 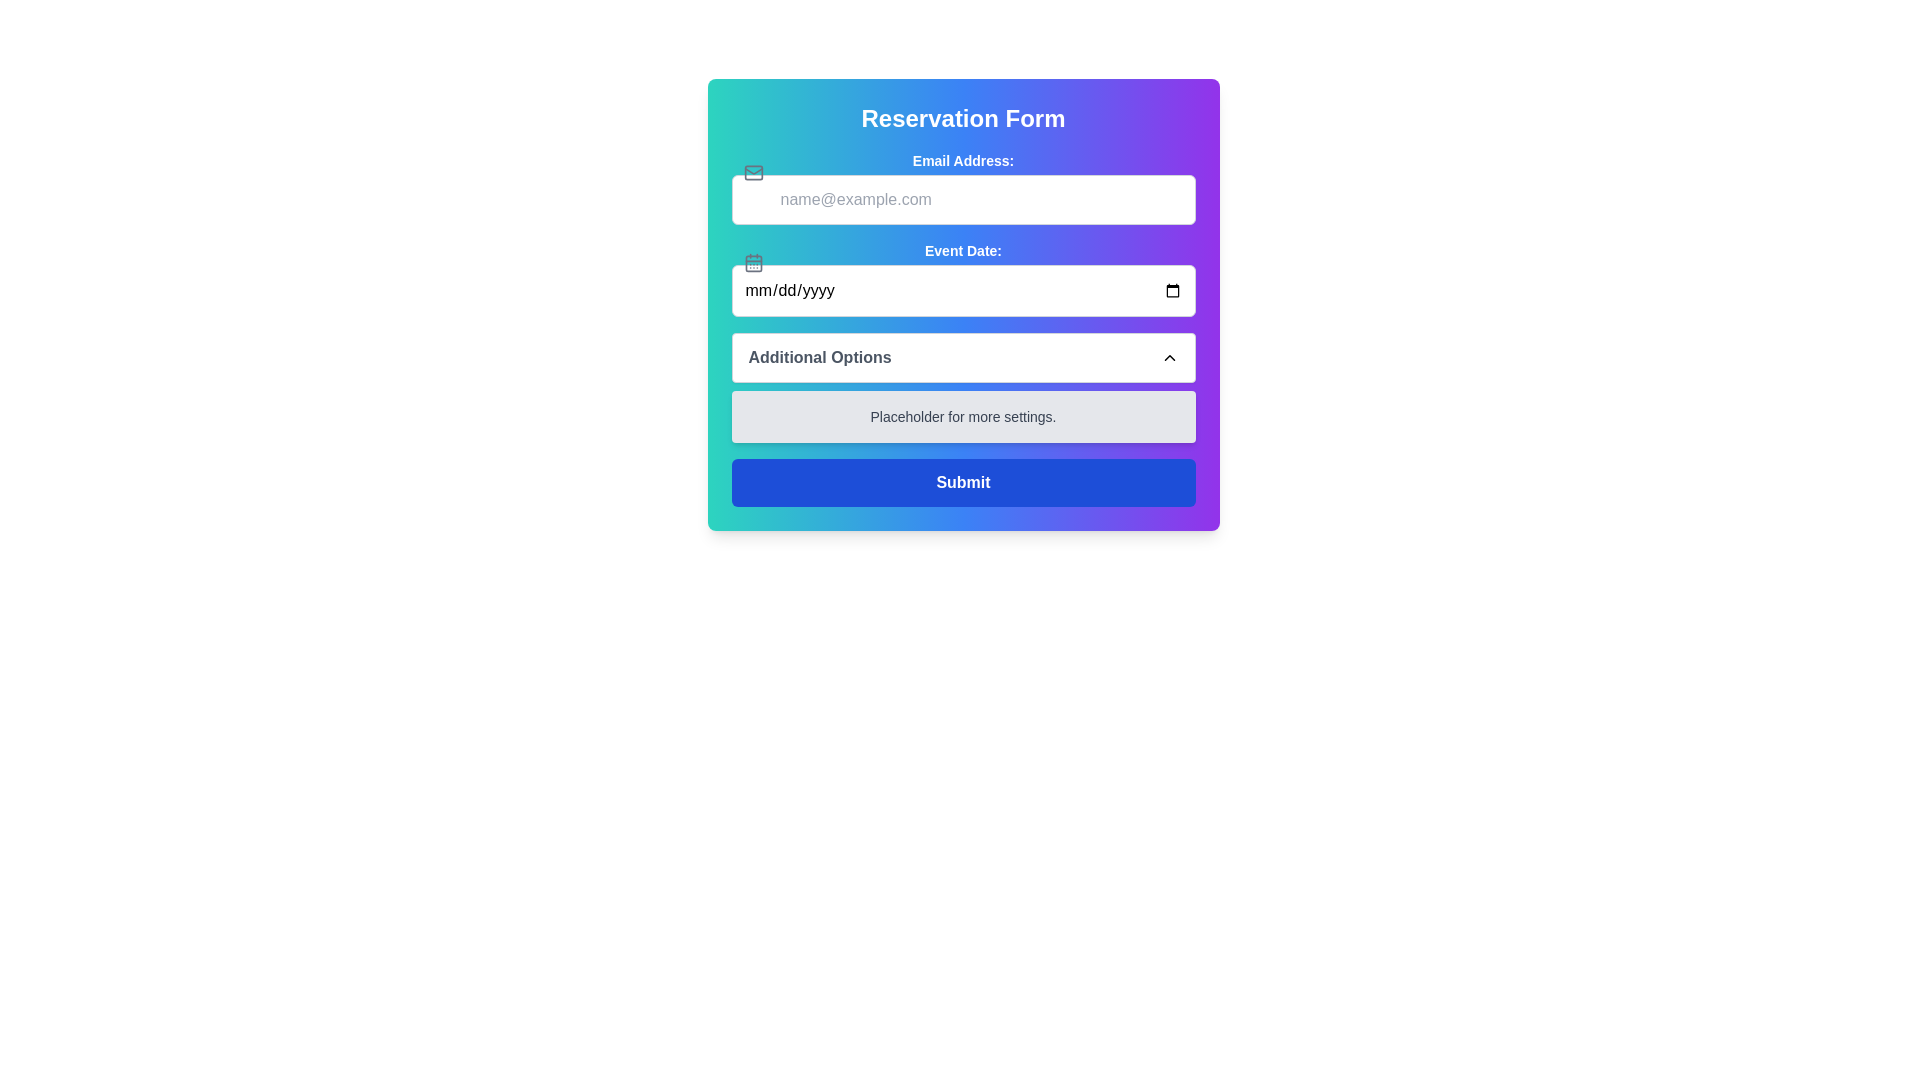 I want to click on the static text placeholder that indicates unavailable settings, located between the 'Additional Options' section and the 'Submit' button, so click(x=963, y=415).